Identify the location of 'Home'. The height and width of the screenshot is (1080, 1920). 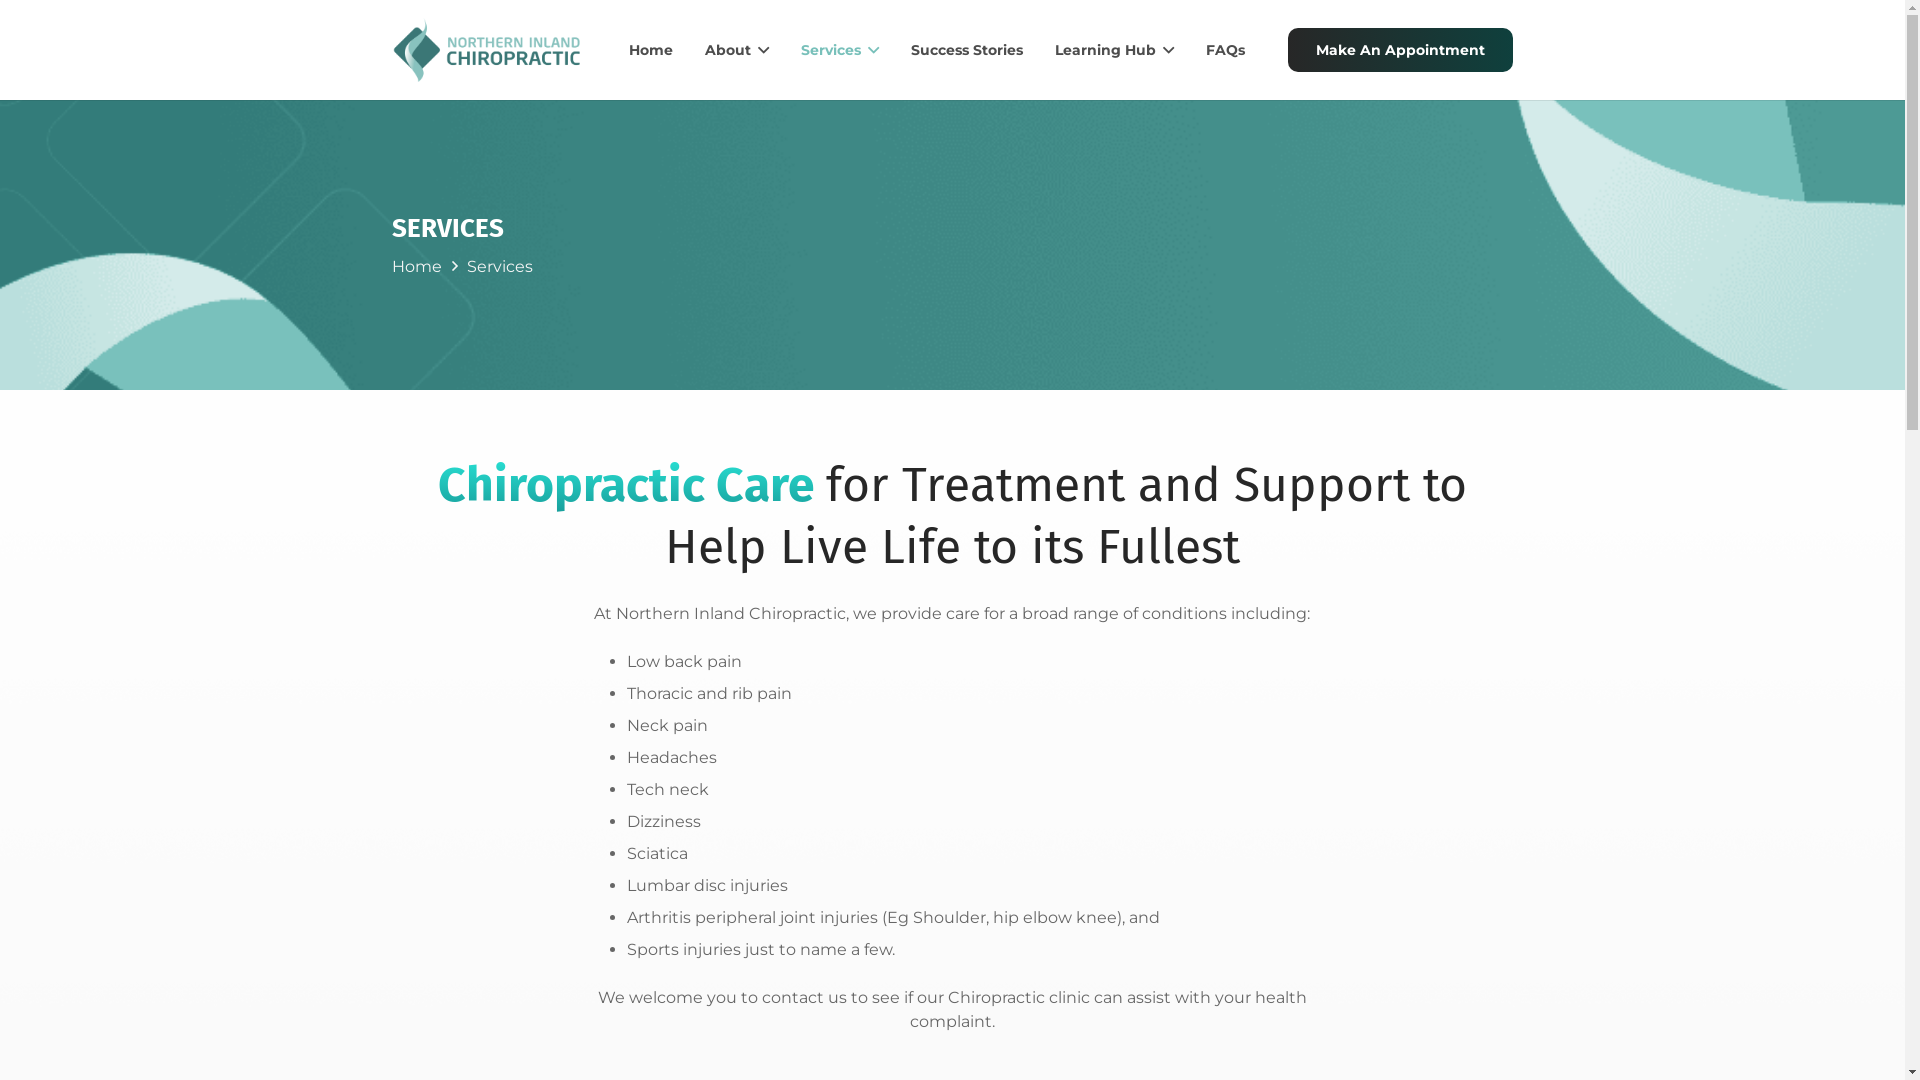
(651, 49).